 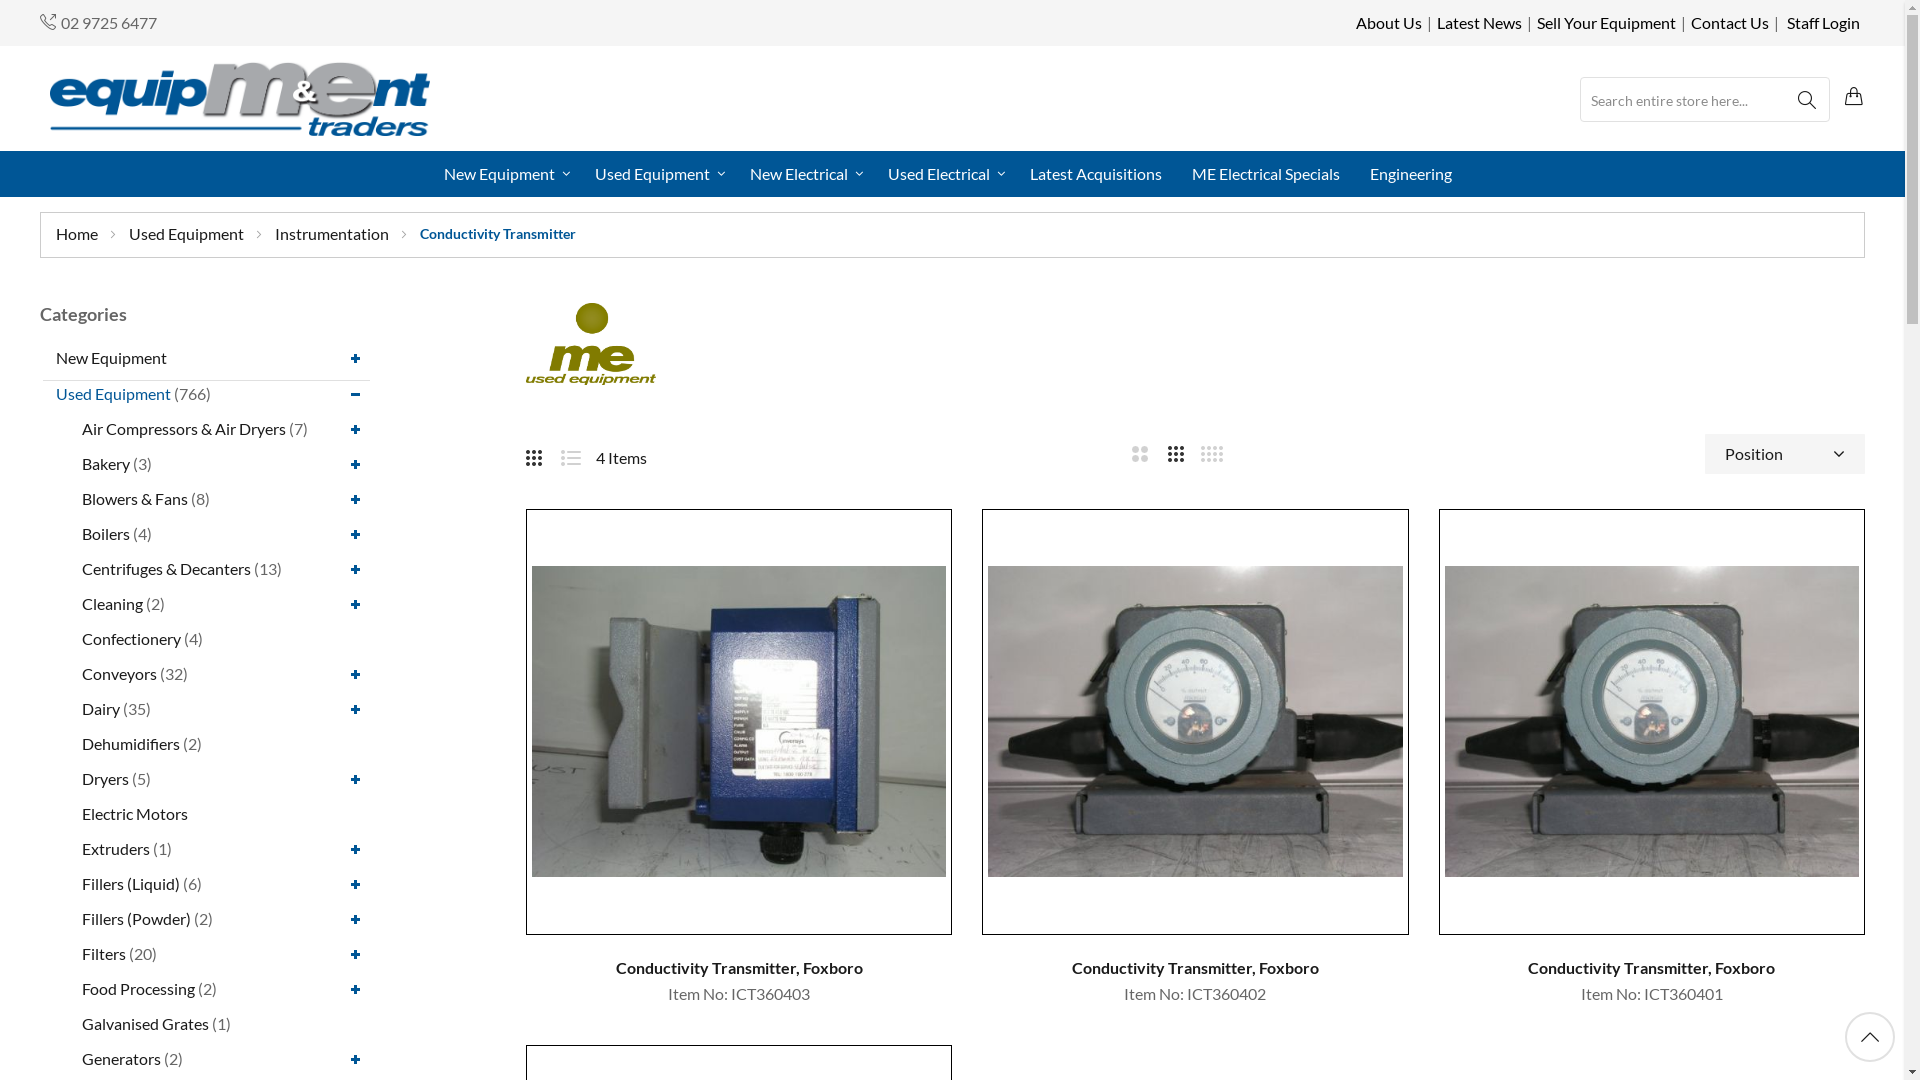 I want to click on 'Generators', so click(x=120, y=1056).